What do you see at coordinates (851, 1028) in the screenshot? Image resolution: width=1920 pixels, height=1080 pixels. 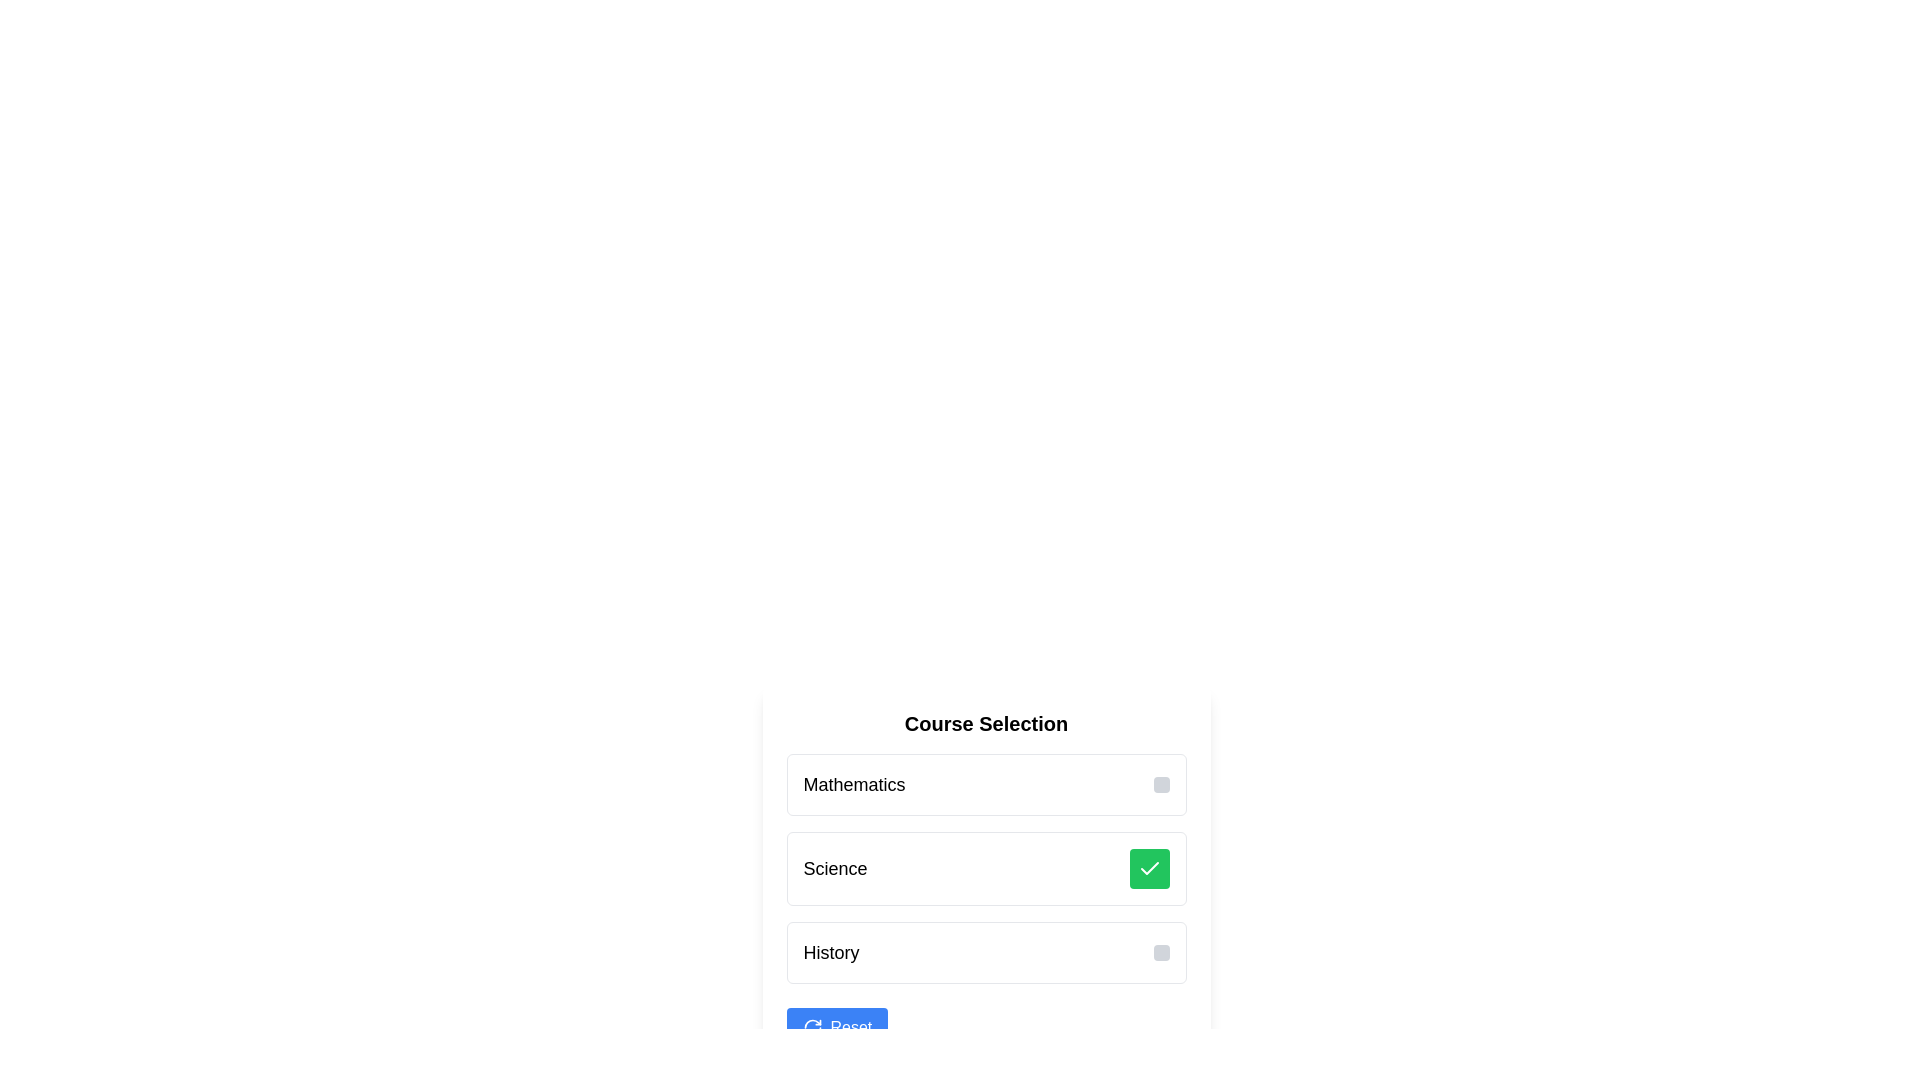 I see `the 'Reset' button, which features white text on a blue rectangular background and is located at the bottom of the interface, next to a circular arrow icon` at bounding box center [851, 1028].